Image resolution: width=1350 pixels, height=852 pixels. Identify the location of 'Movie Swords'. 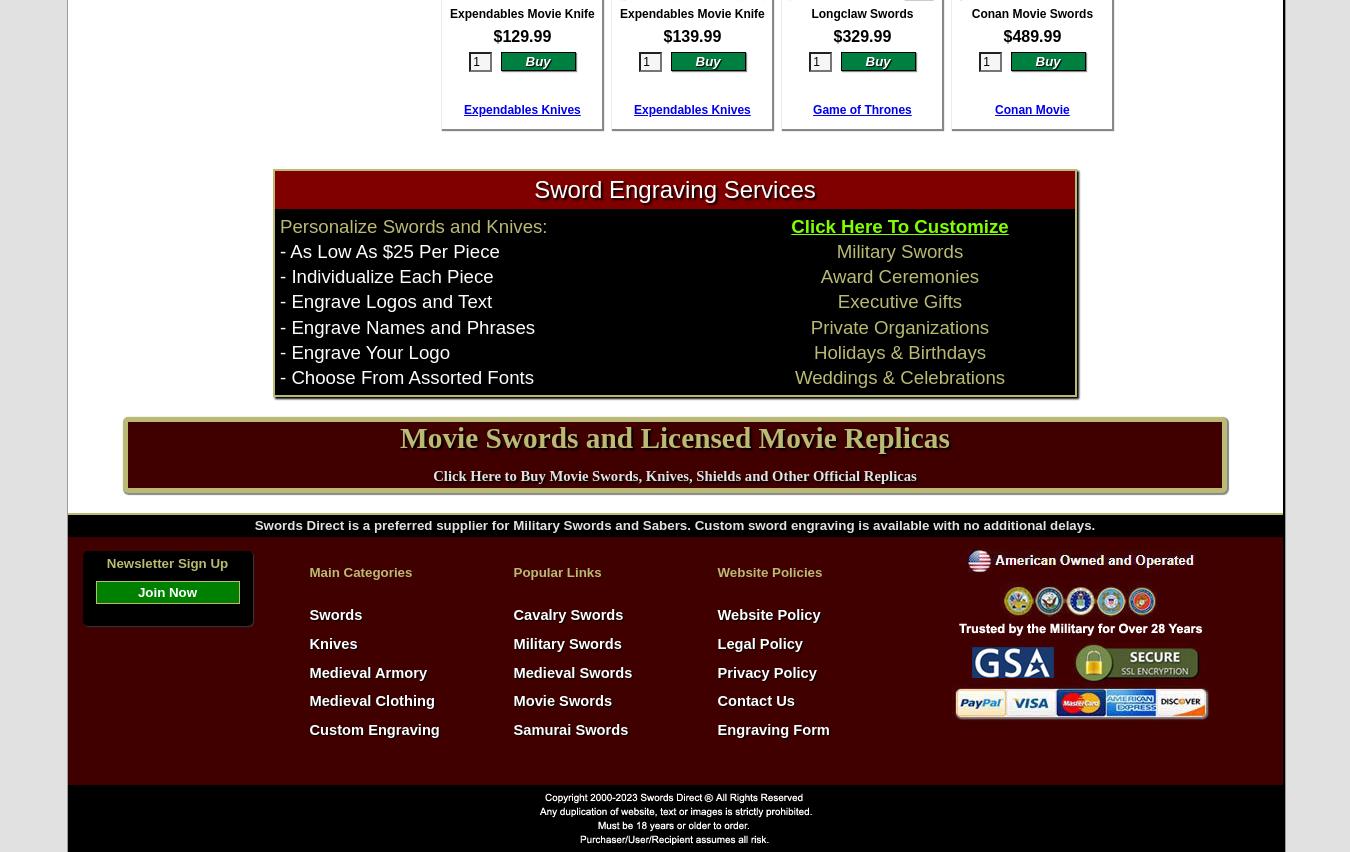
(512, 701).